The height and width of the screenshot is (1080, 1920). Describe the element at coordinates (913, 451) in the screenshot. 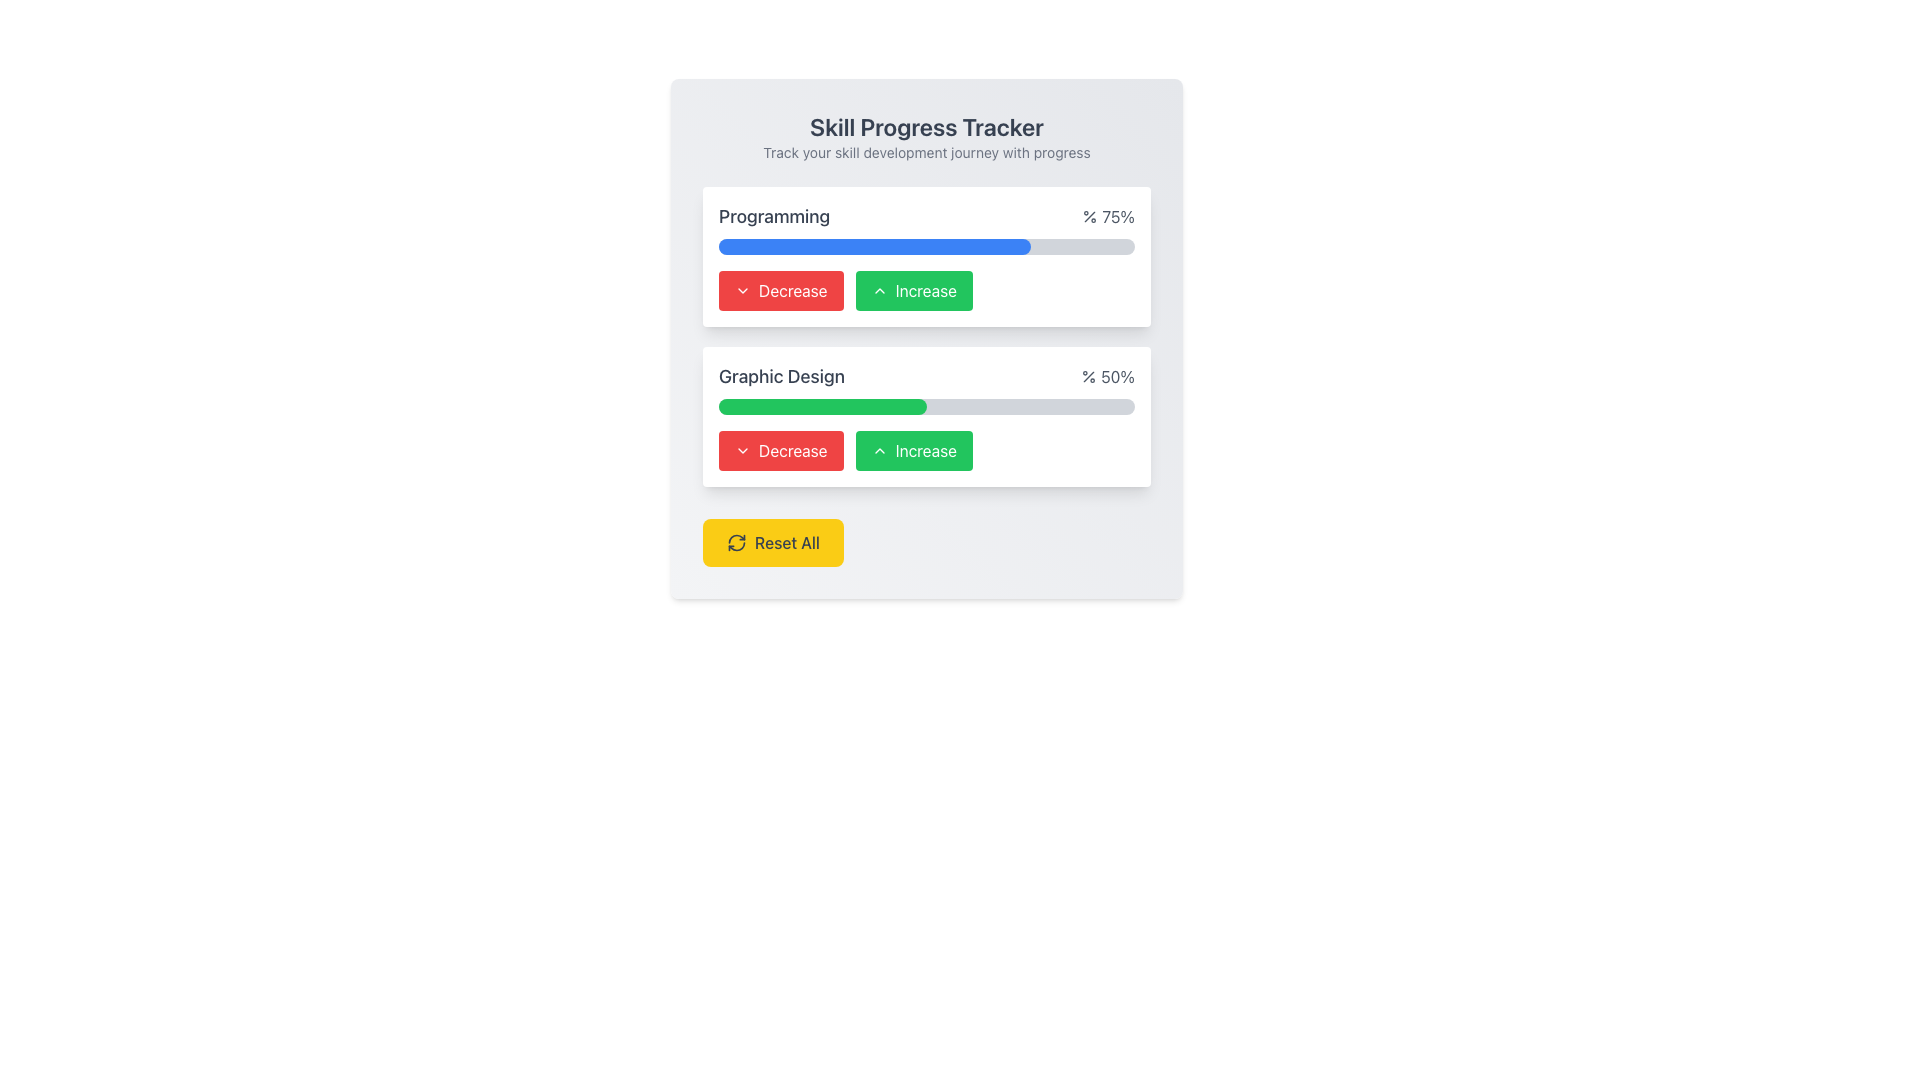

I see `the 'Increase' button for the 'Graphic Design' skill to observe hover effects` at that location.